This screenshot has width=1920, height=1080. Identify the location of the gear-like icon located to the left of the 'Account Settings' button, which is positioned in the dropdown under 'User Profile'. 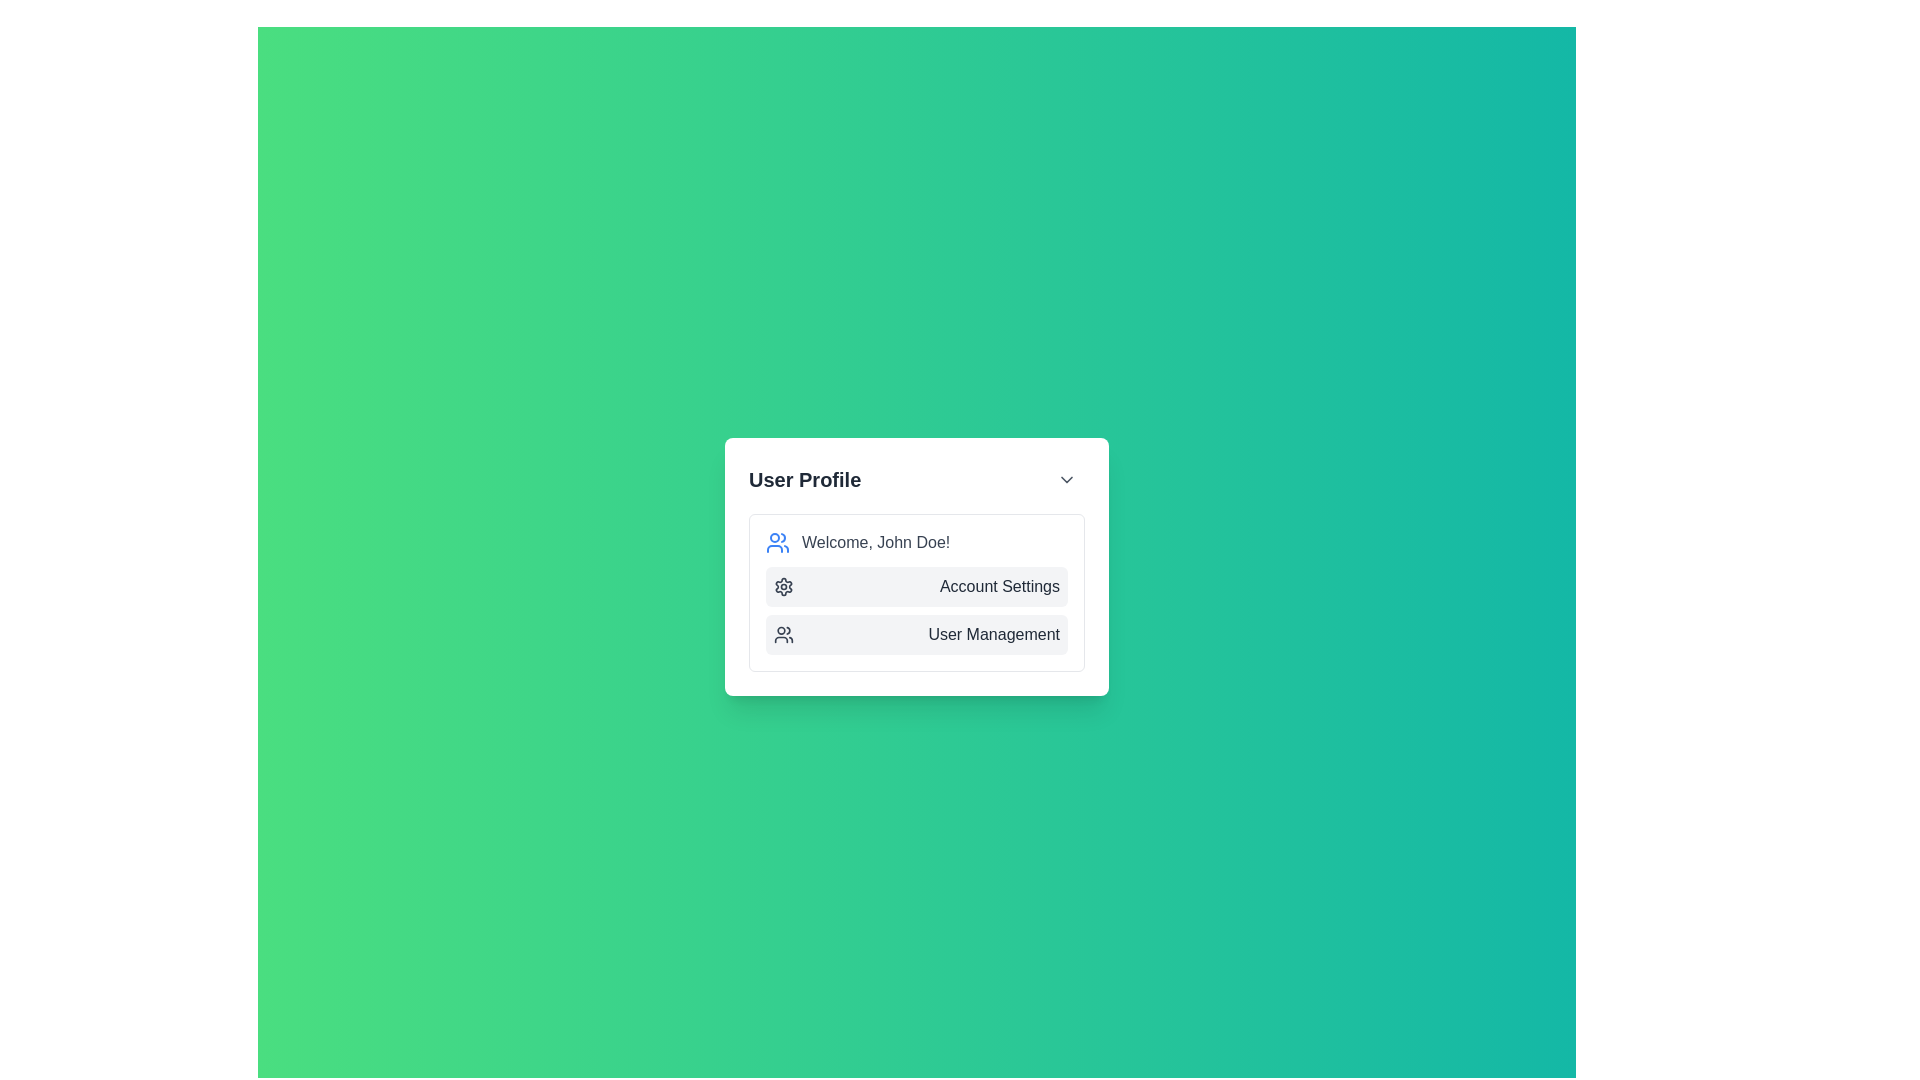
(782, 585).